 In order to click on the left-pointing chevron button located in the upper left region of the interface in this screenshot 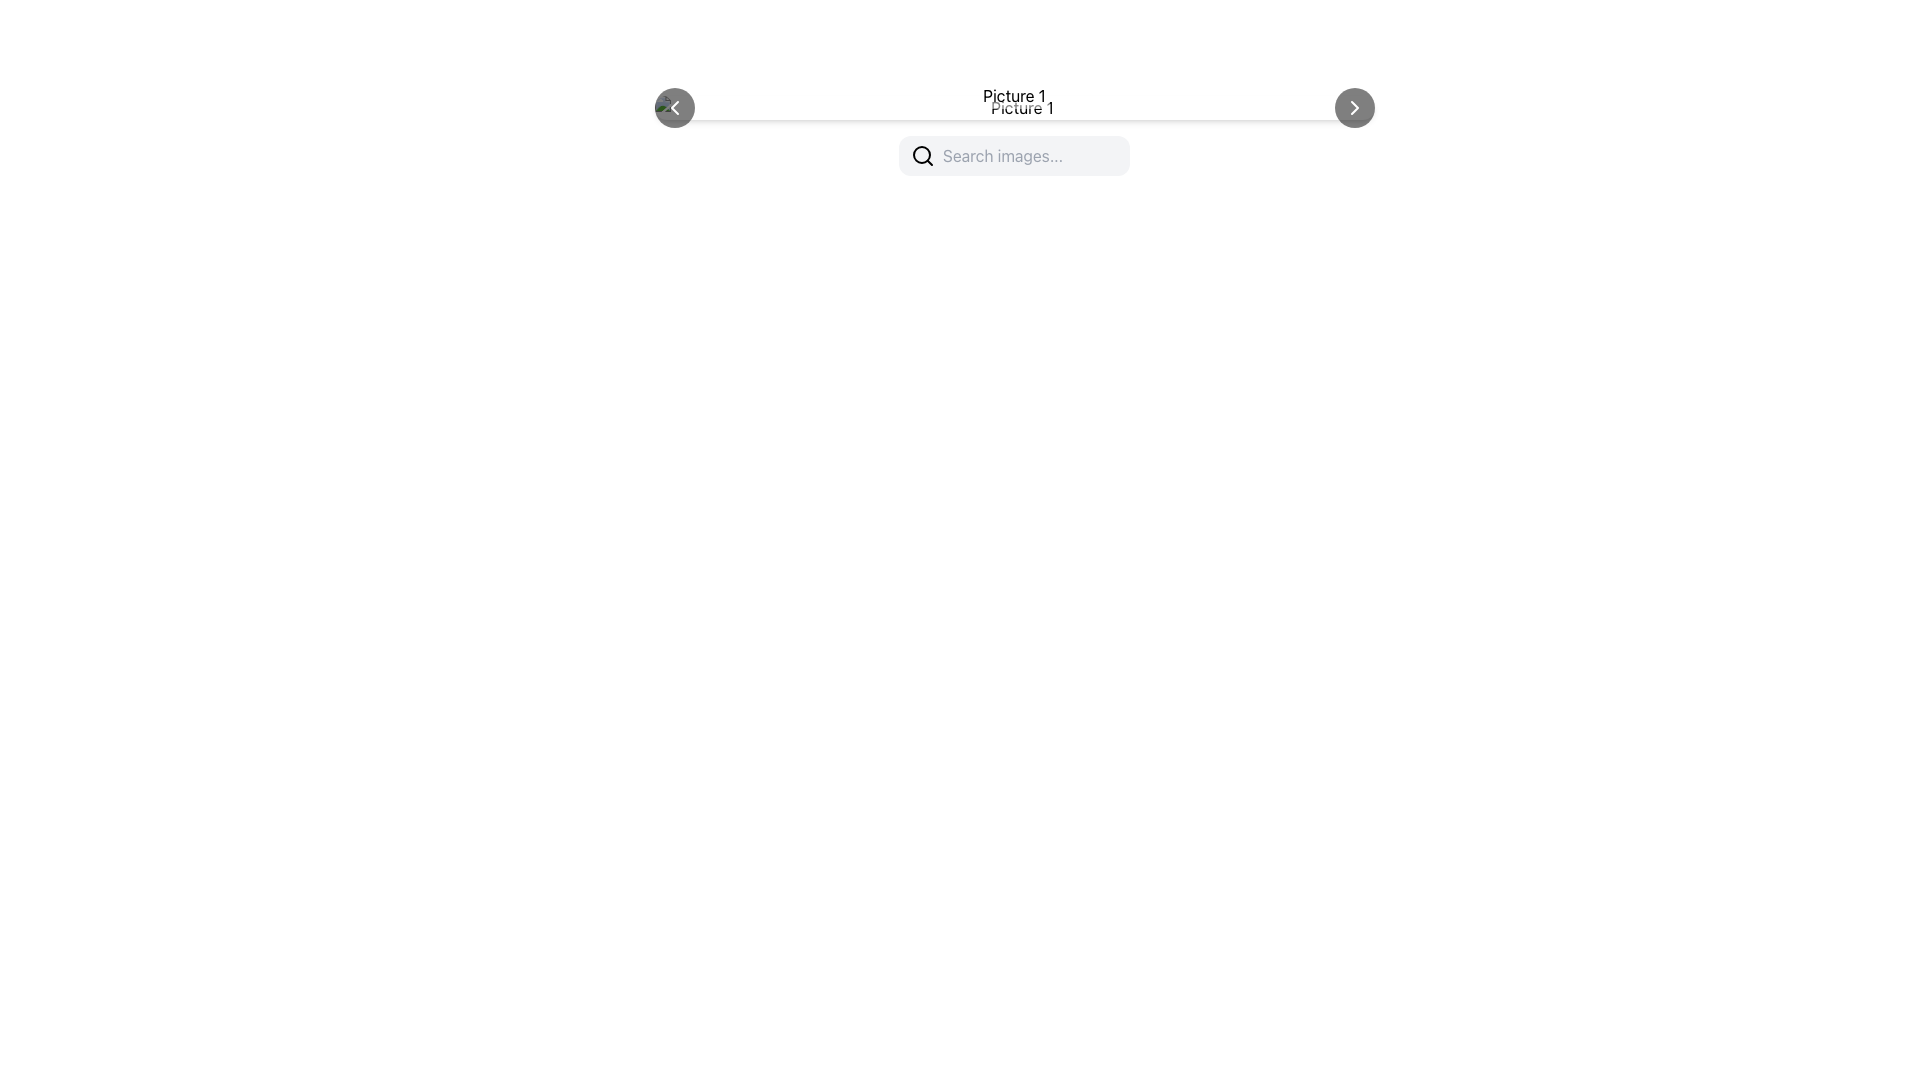, I will do `click(674, 108)`.